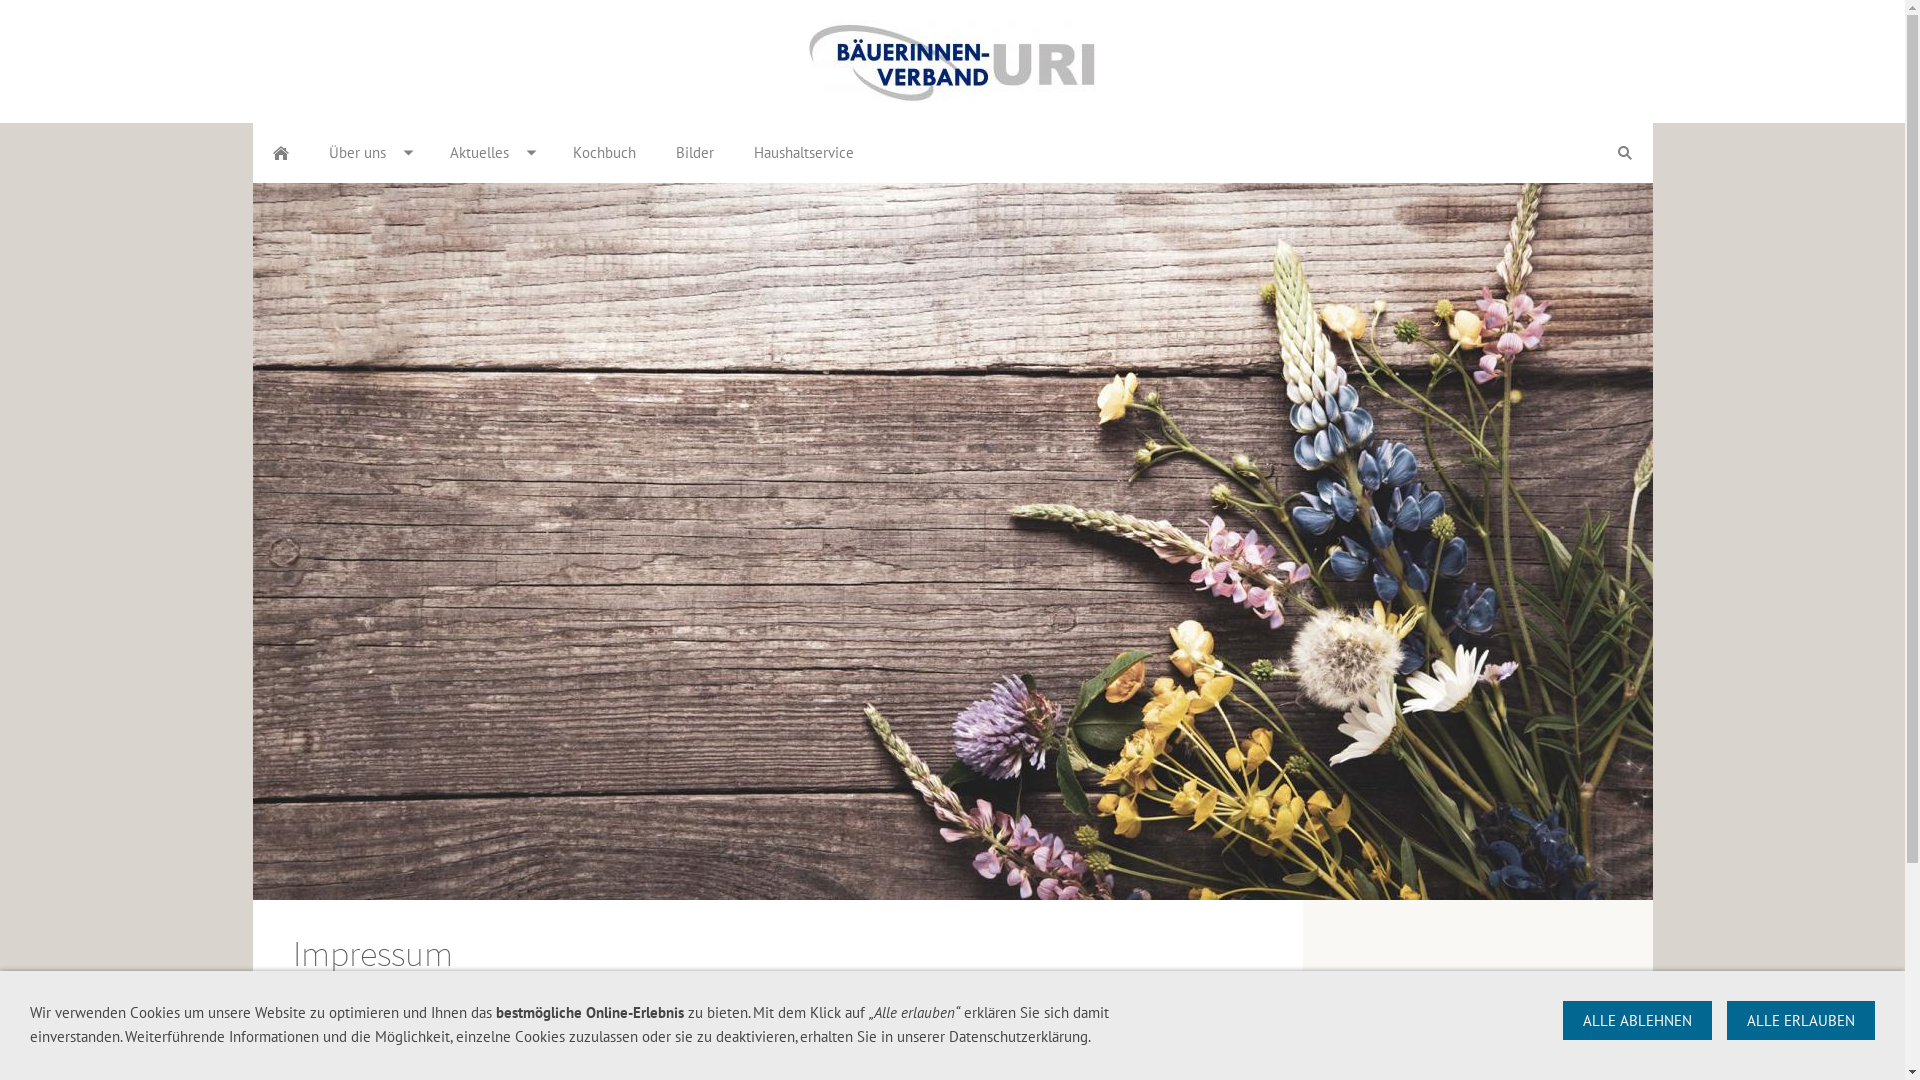 The width and height of the screenshot is (1920, 1080). I want to click on 'ALLE ABLEHNEN', so click(1637, 1020).